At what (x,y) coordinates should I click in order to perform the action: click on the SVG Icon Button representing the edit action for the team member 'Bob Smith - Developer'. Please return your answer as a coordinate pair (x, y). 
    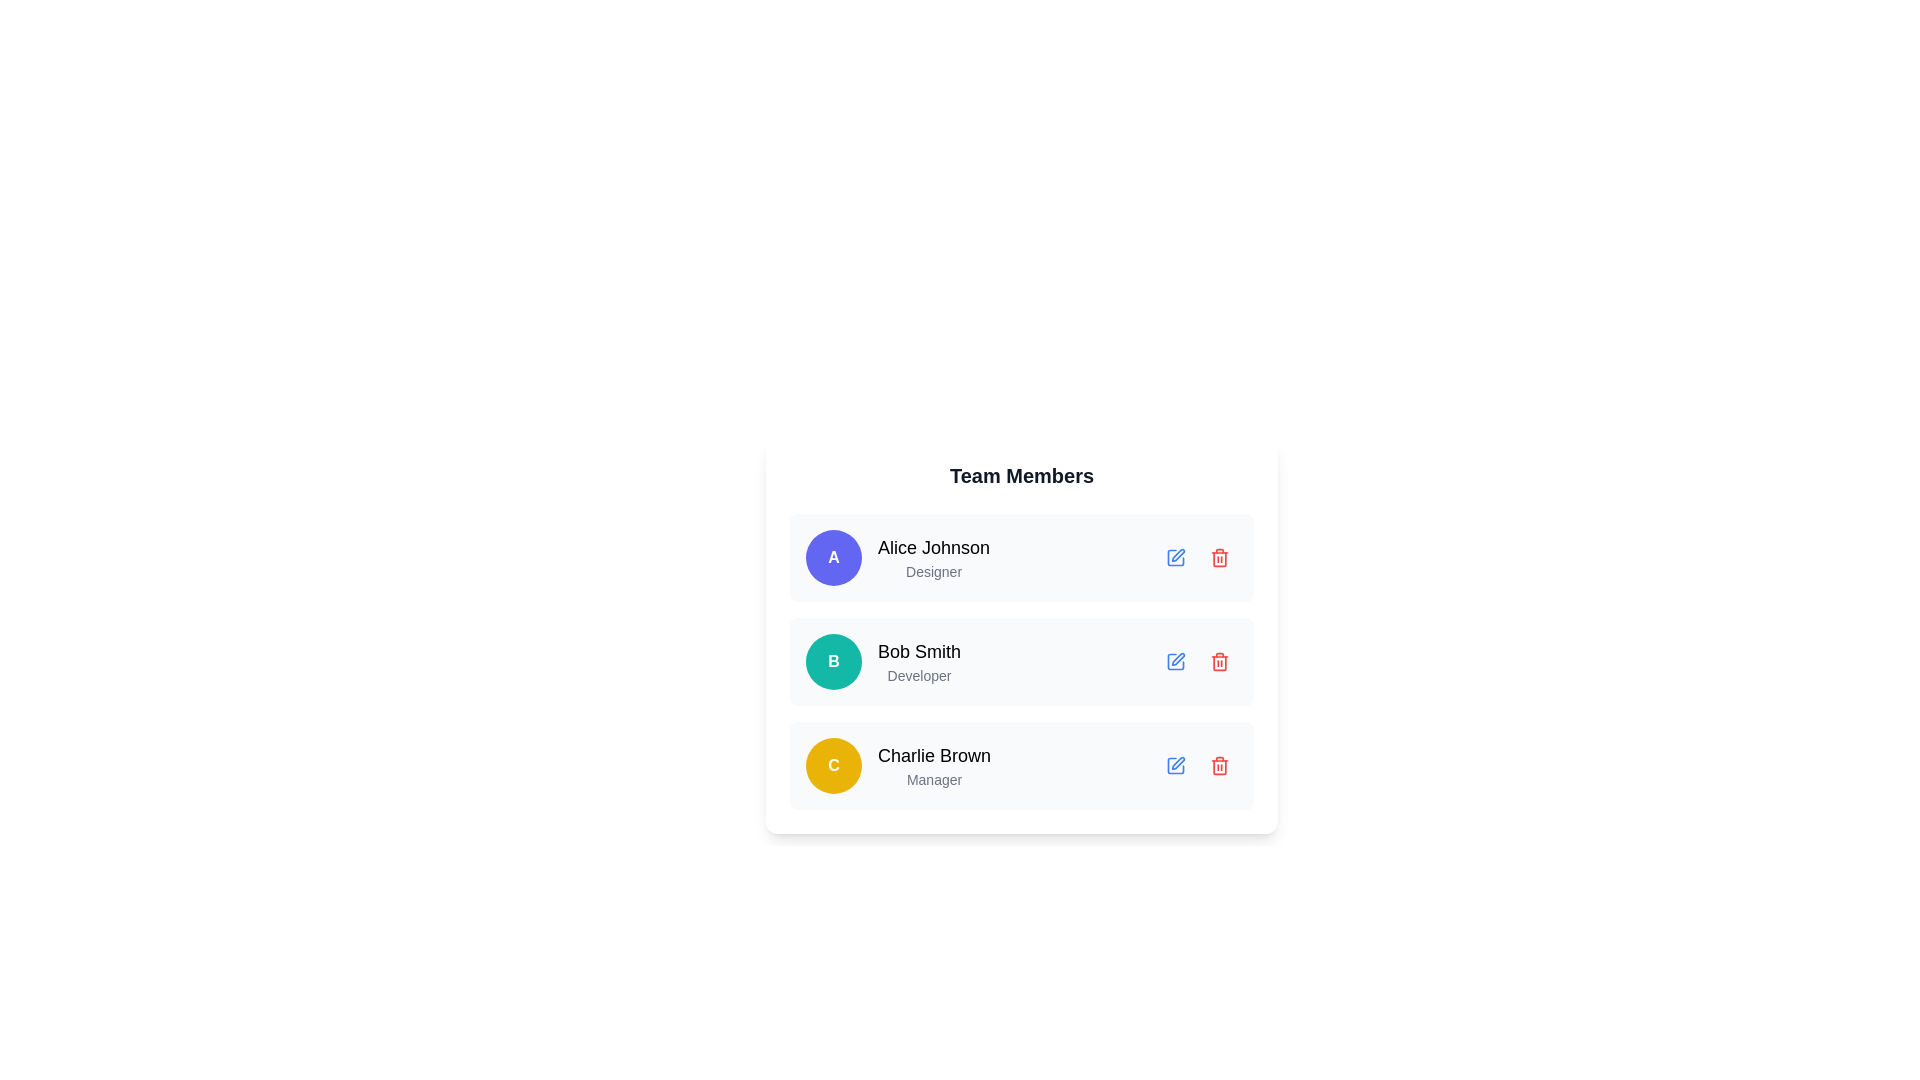
    Looking at the image, I should click on (1178, 659).